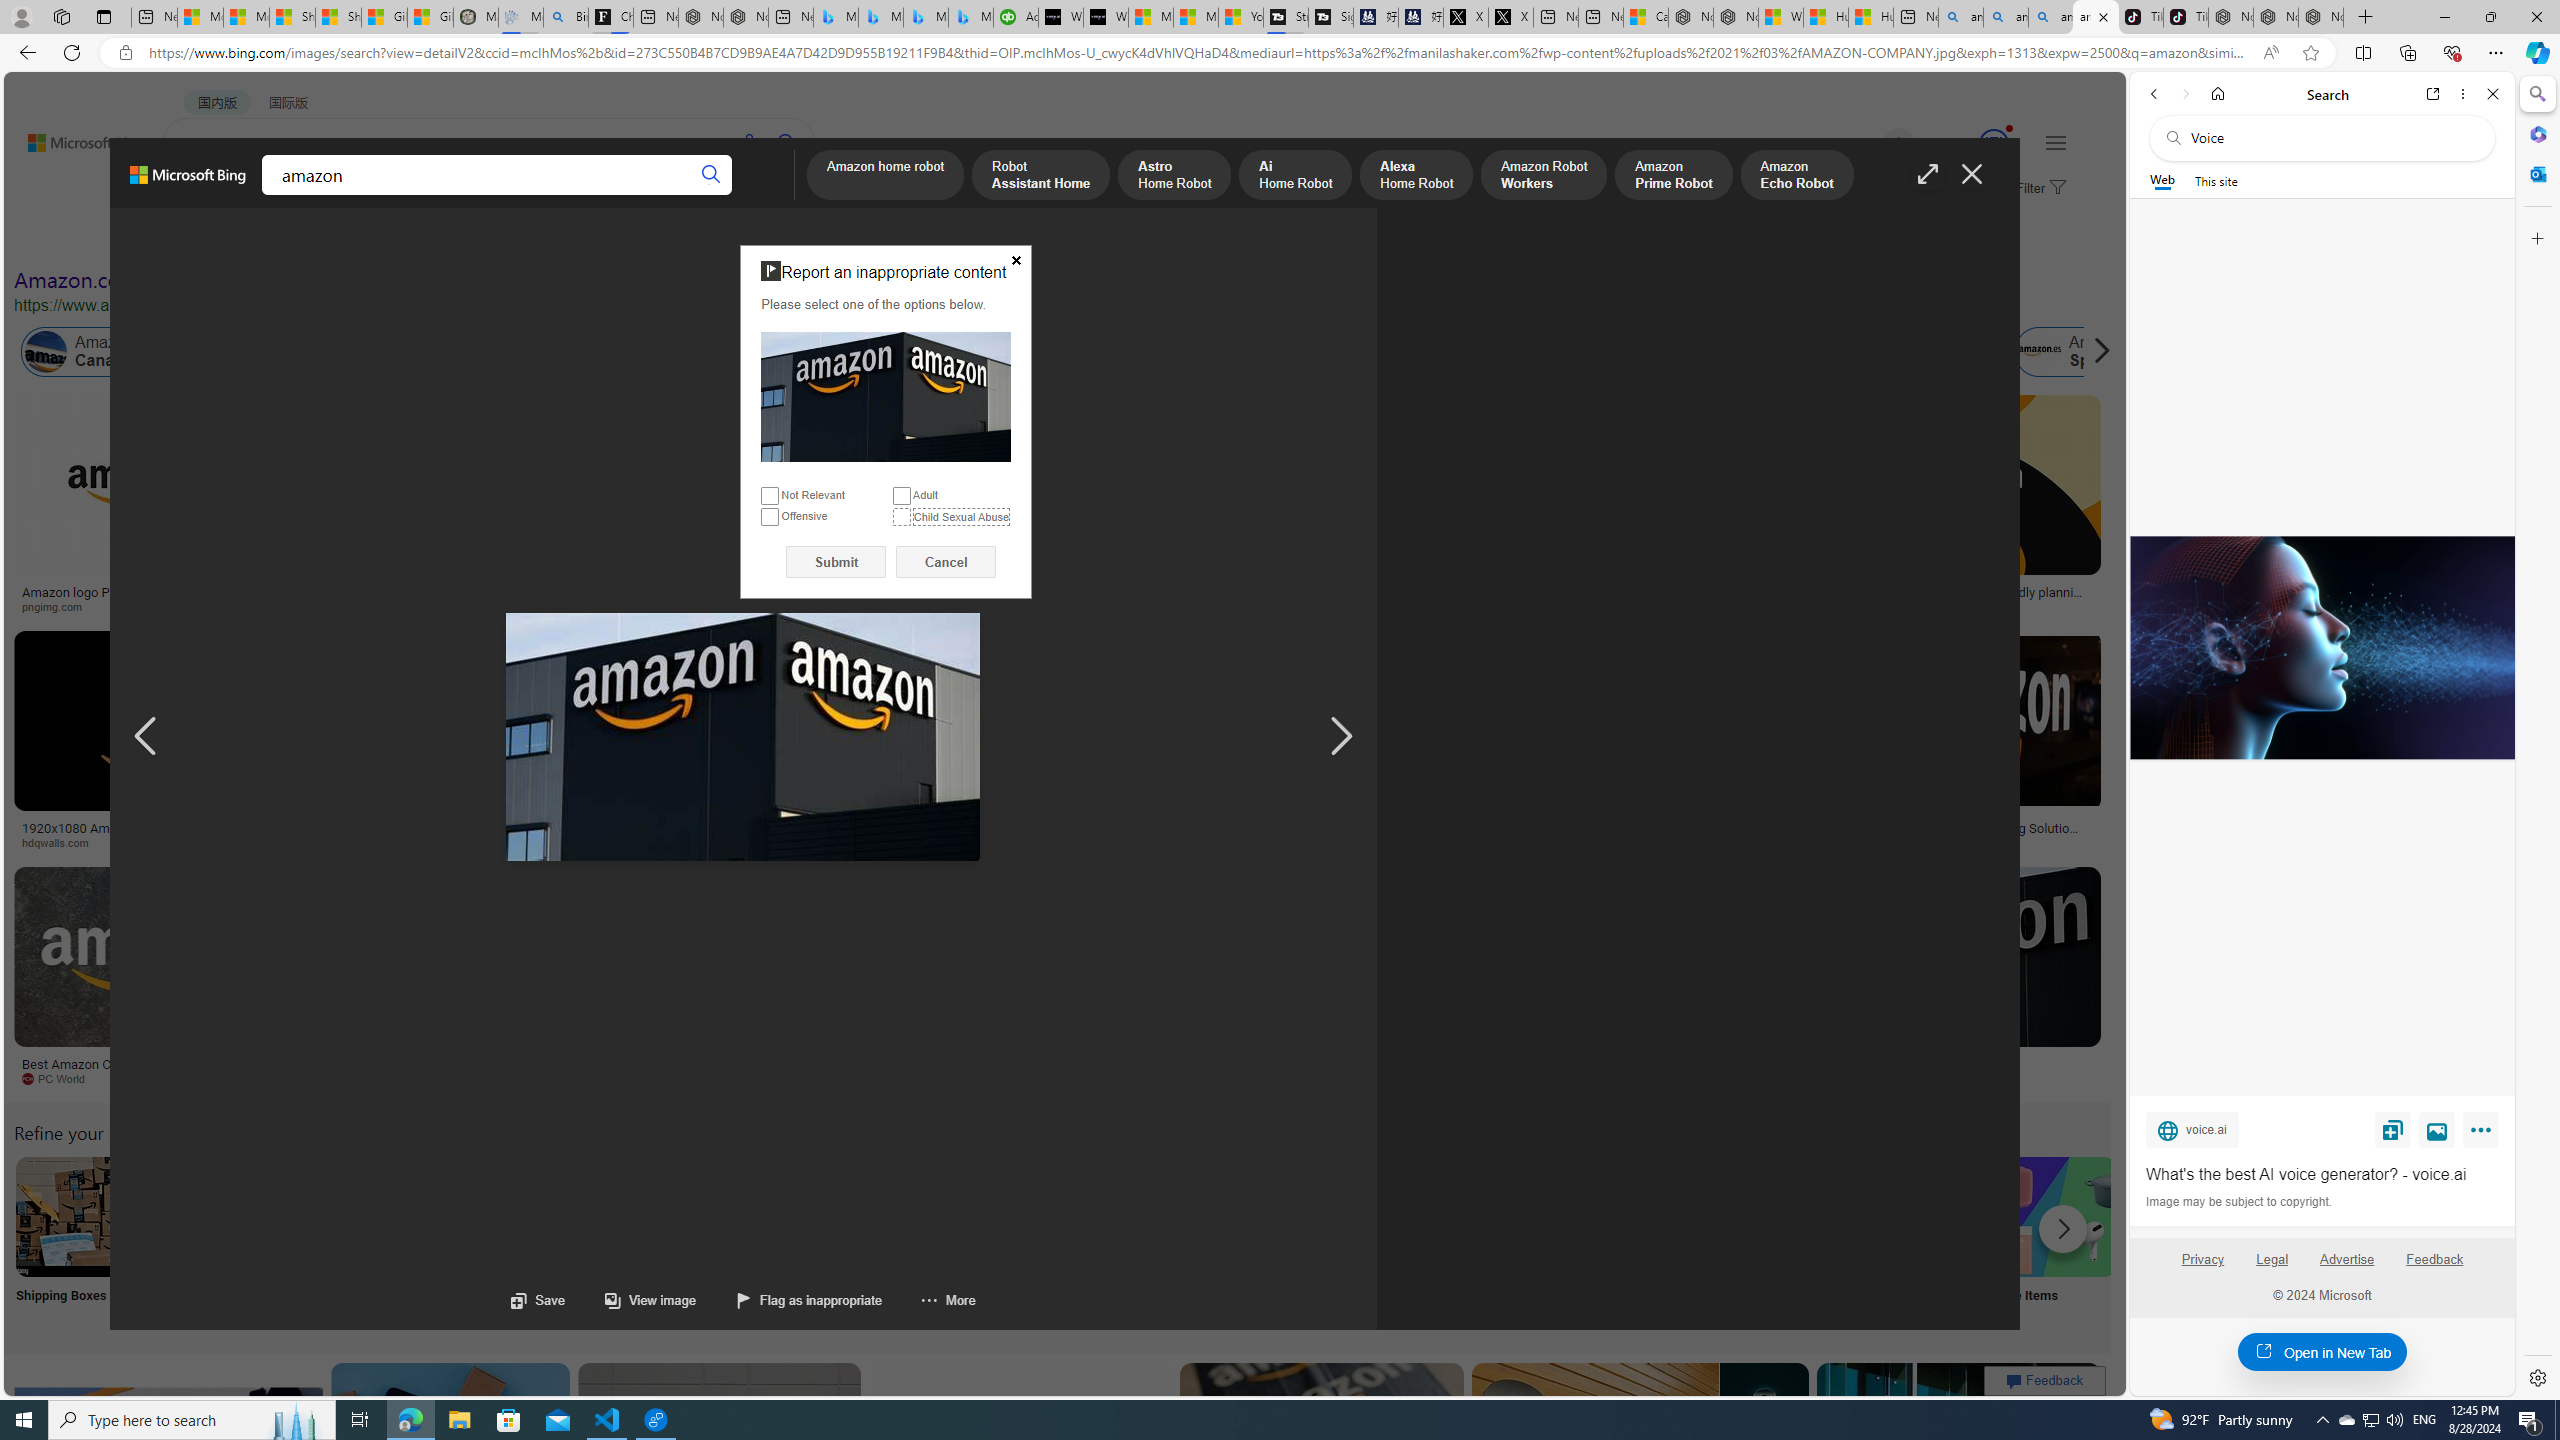 This screenshot has width=2560, height=1440. Describe the element at coordinates (74, 1215) in the screenshot. I see `'Amazon Shipping Boxes'` at that location.